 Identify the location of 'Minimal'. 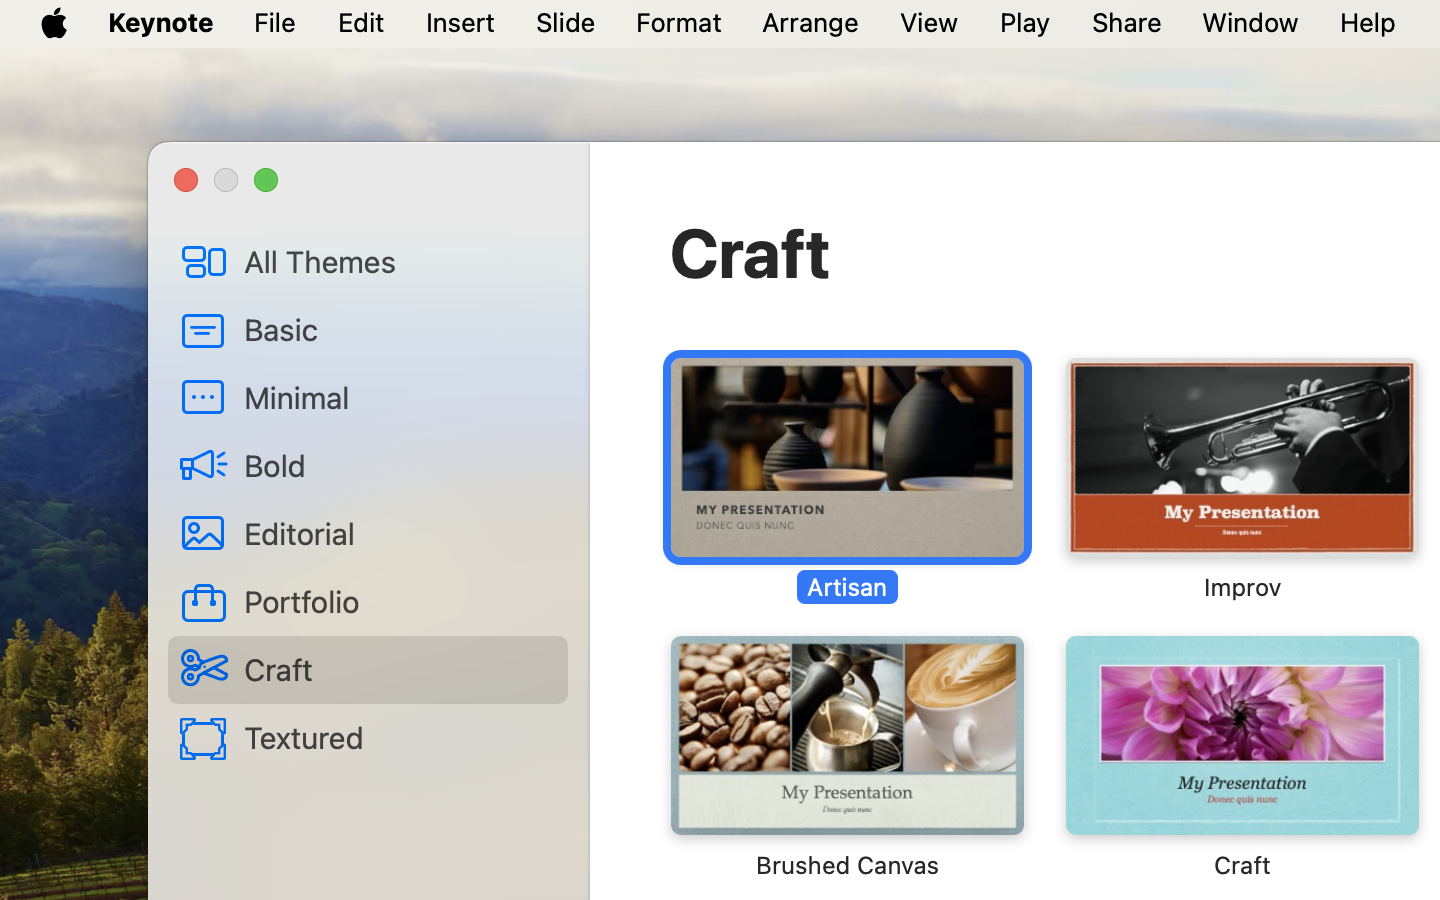
(397, 396).